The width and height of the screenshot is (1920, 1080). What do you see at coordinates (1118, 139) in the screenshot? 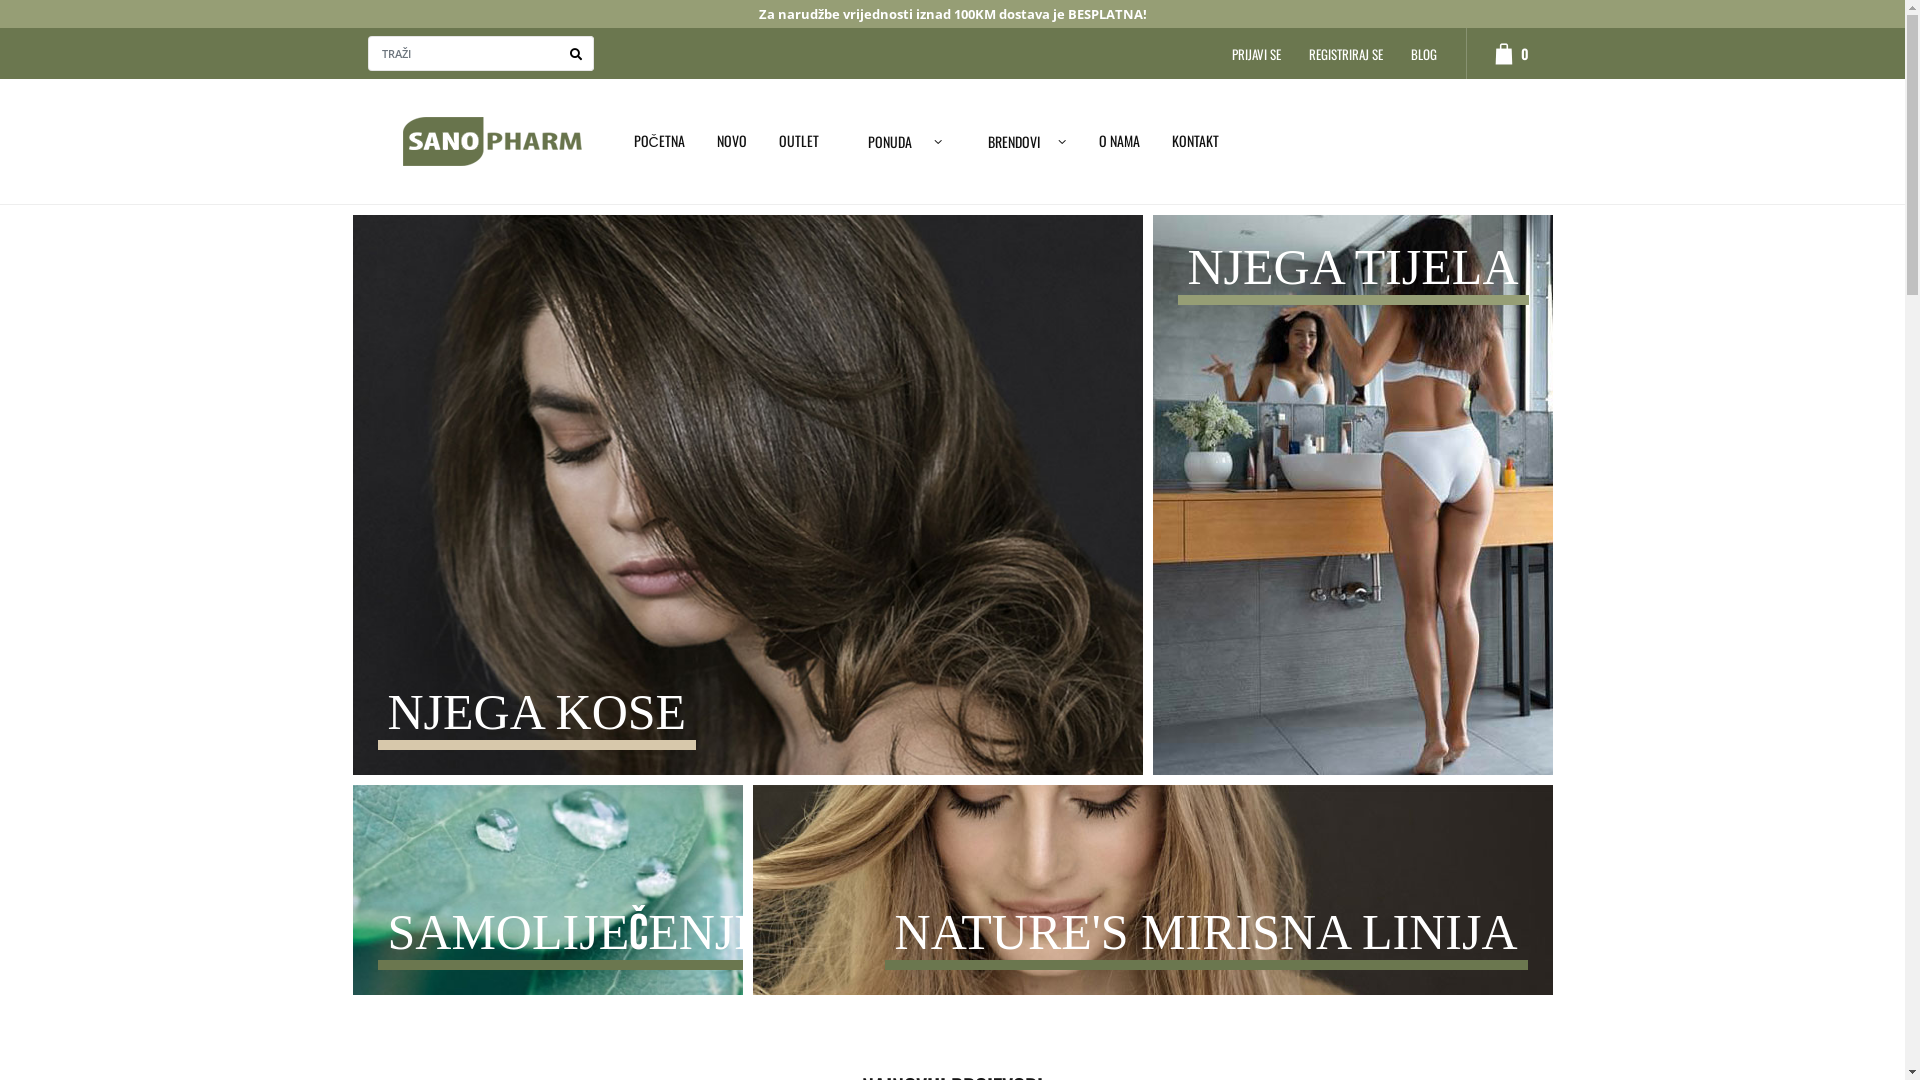
I see `'O NAMA'` at bounding box center [1118, 139].